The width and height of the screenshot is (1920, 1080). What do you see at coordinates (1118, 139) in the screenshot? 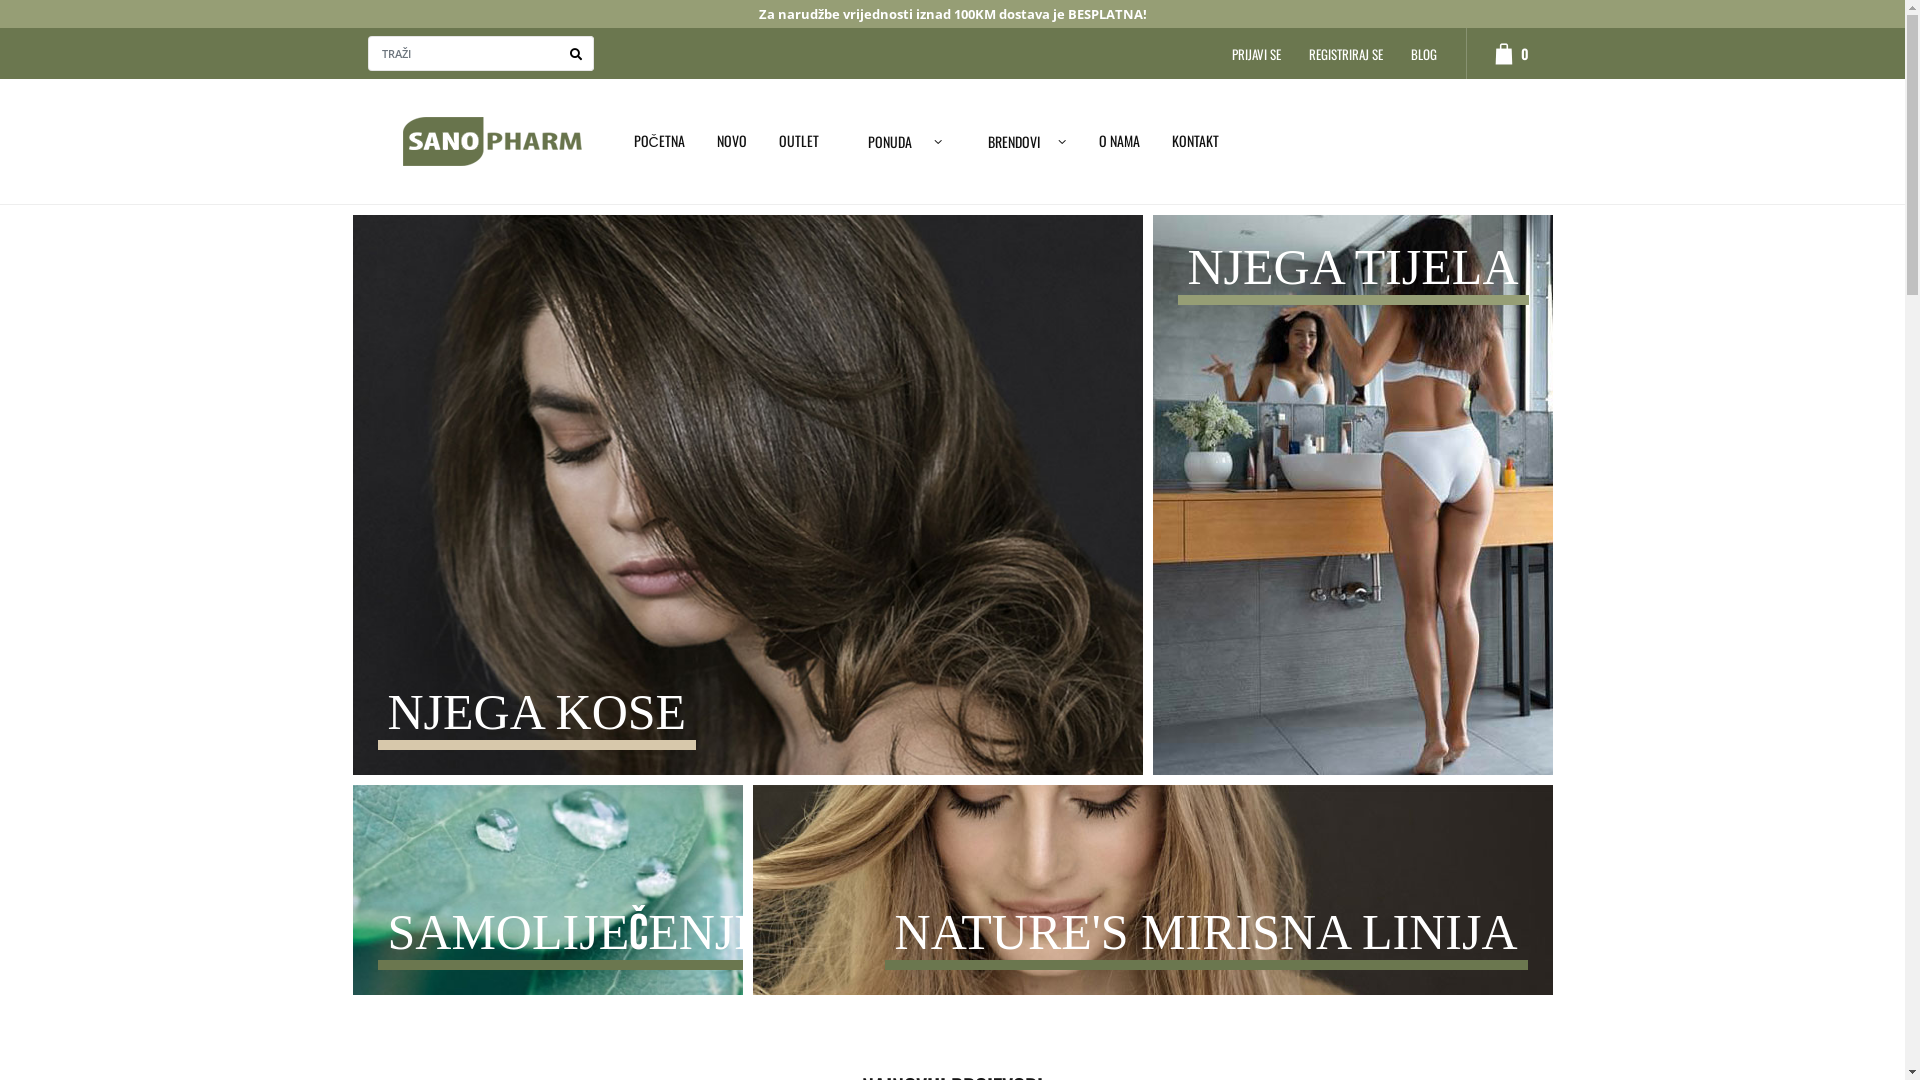
I see `'O NAMA'` at bounding box center [1118, 139].